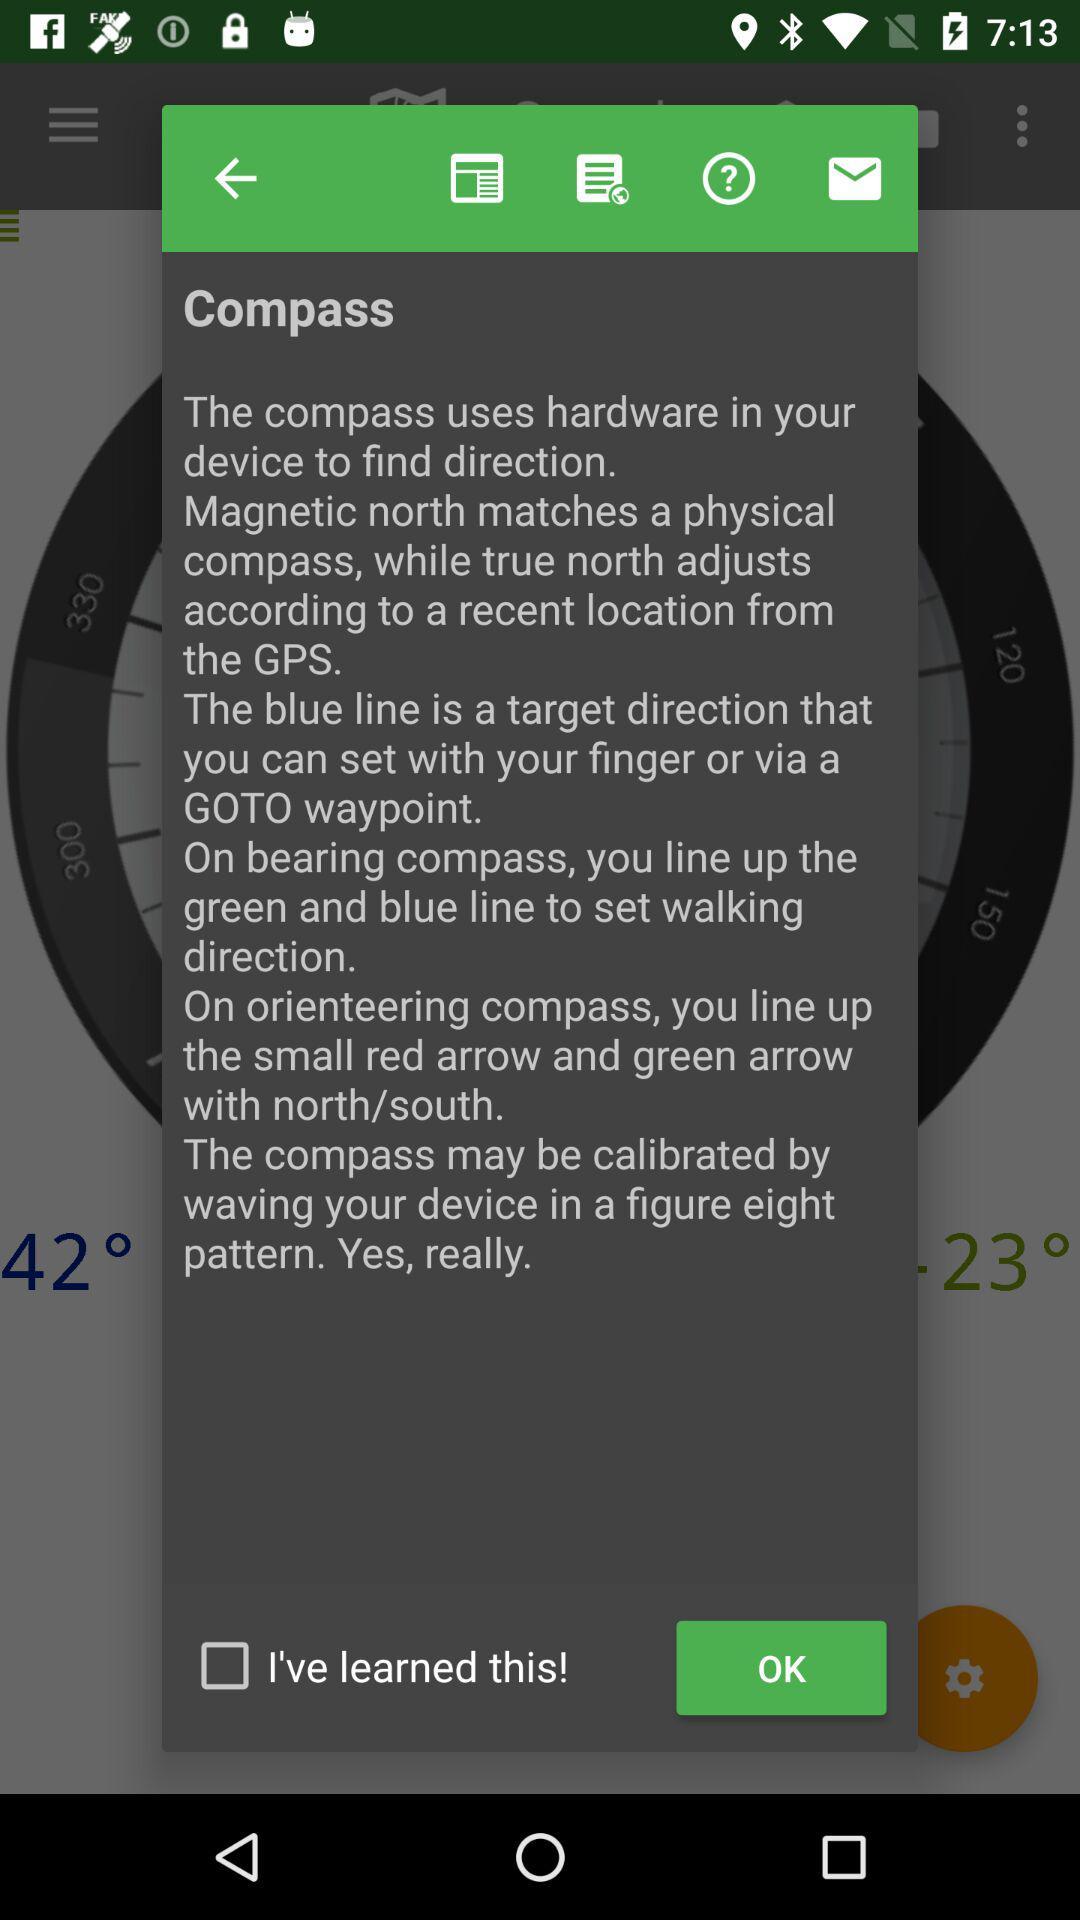  Describe the element at coordinates (780, 1668) in the screenshot. I see `the ok icon` at that location.